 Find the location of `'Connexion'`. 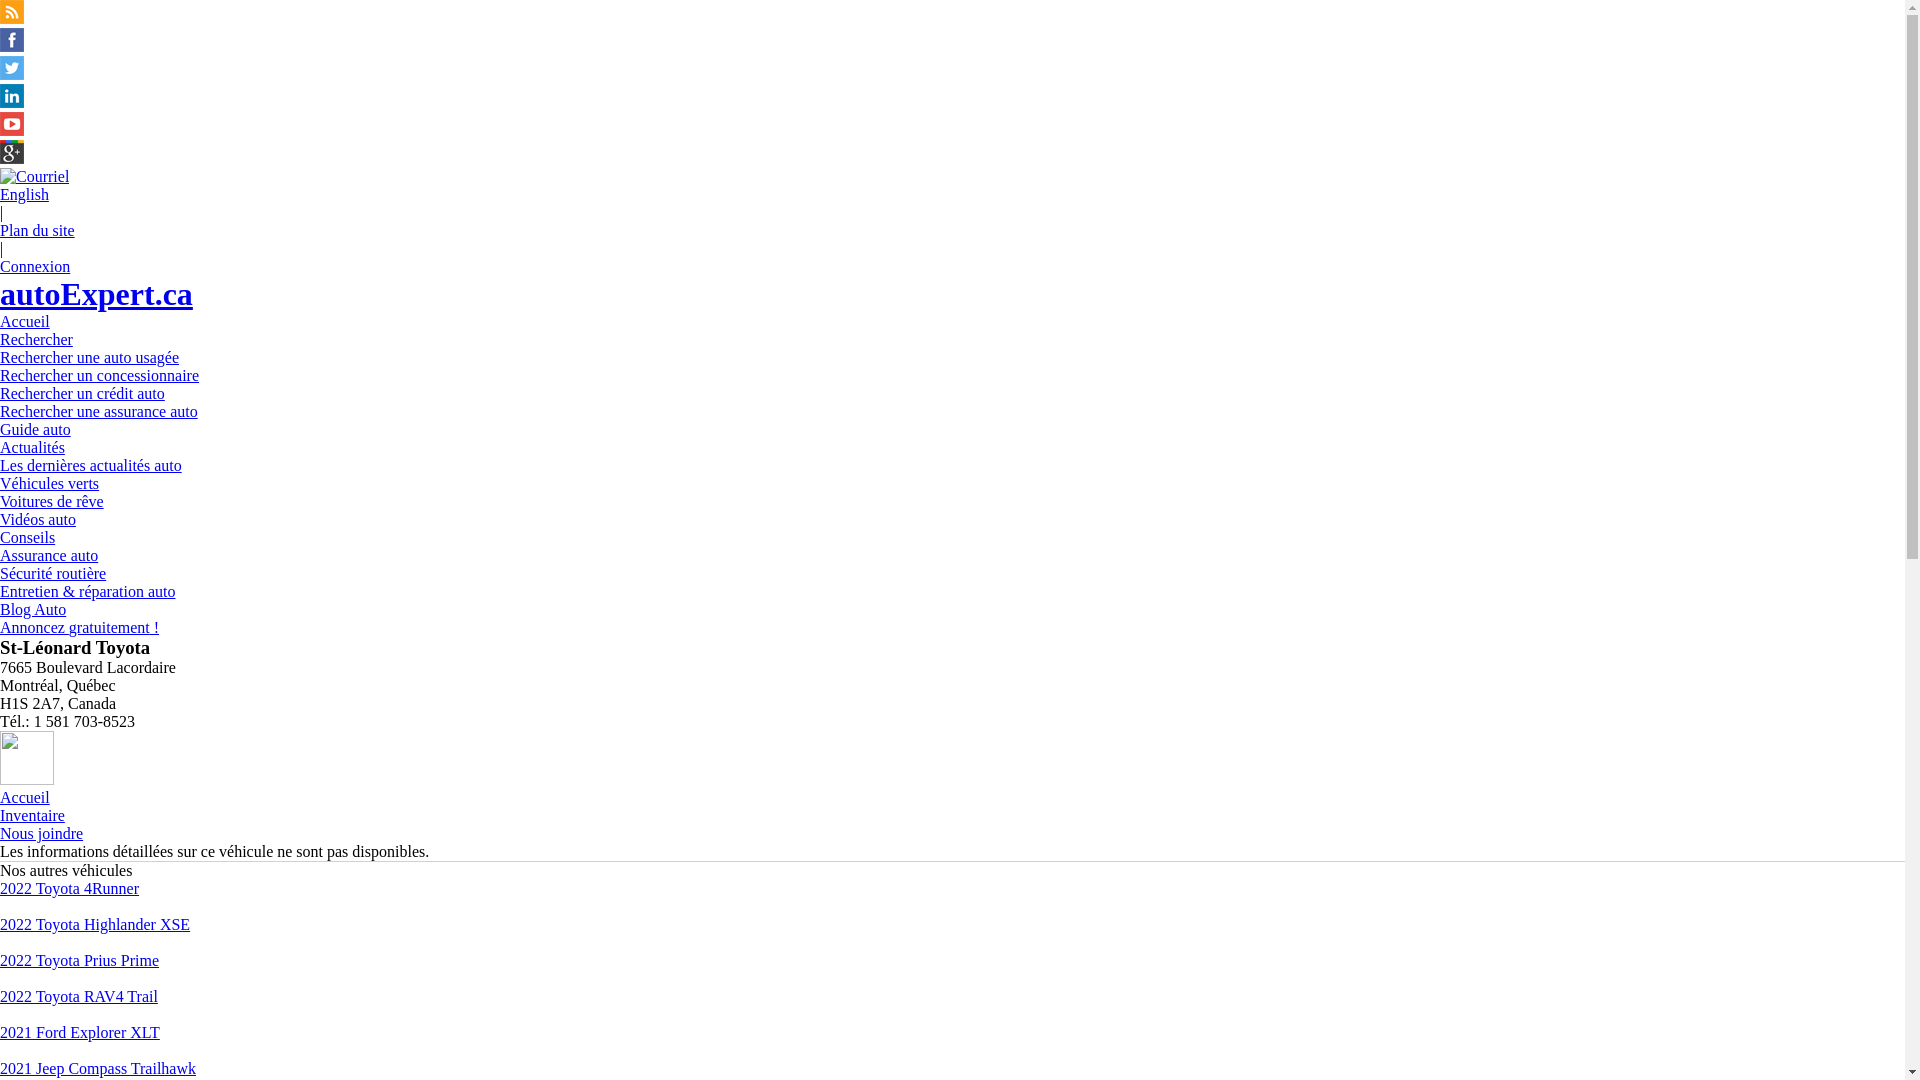

'Connexion' is located at coordinates (34, 265).